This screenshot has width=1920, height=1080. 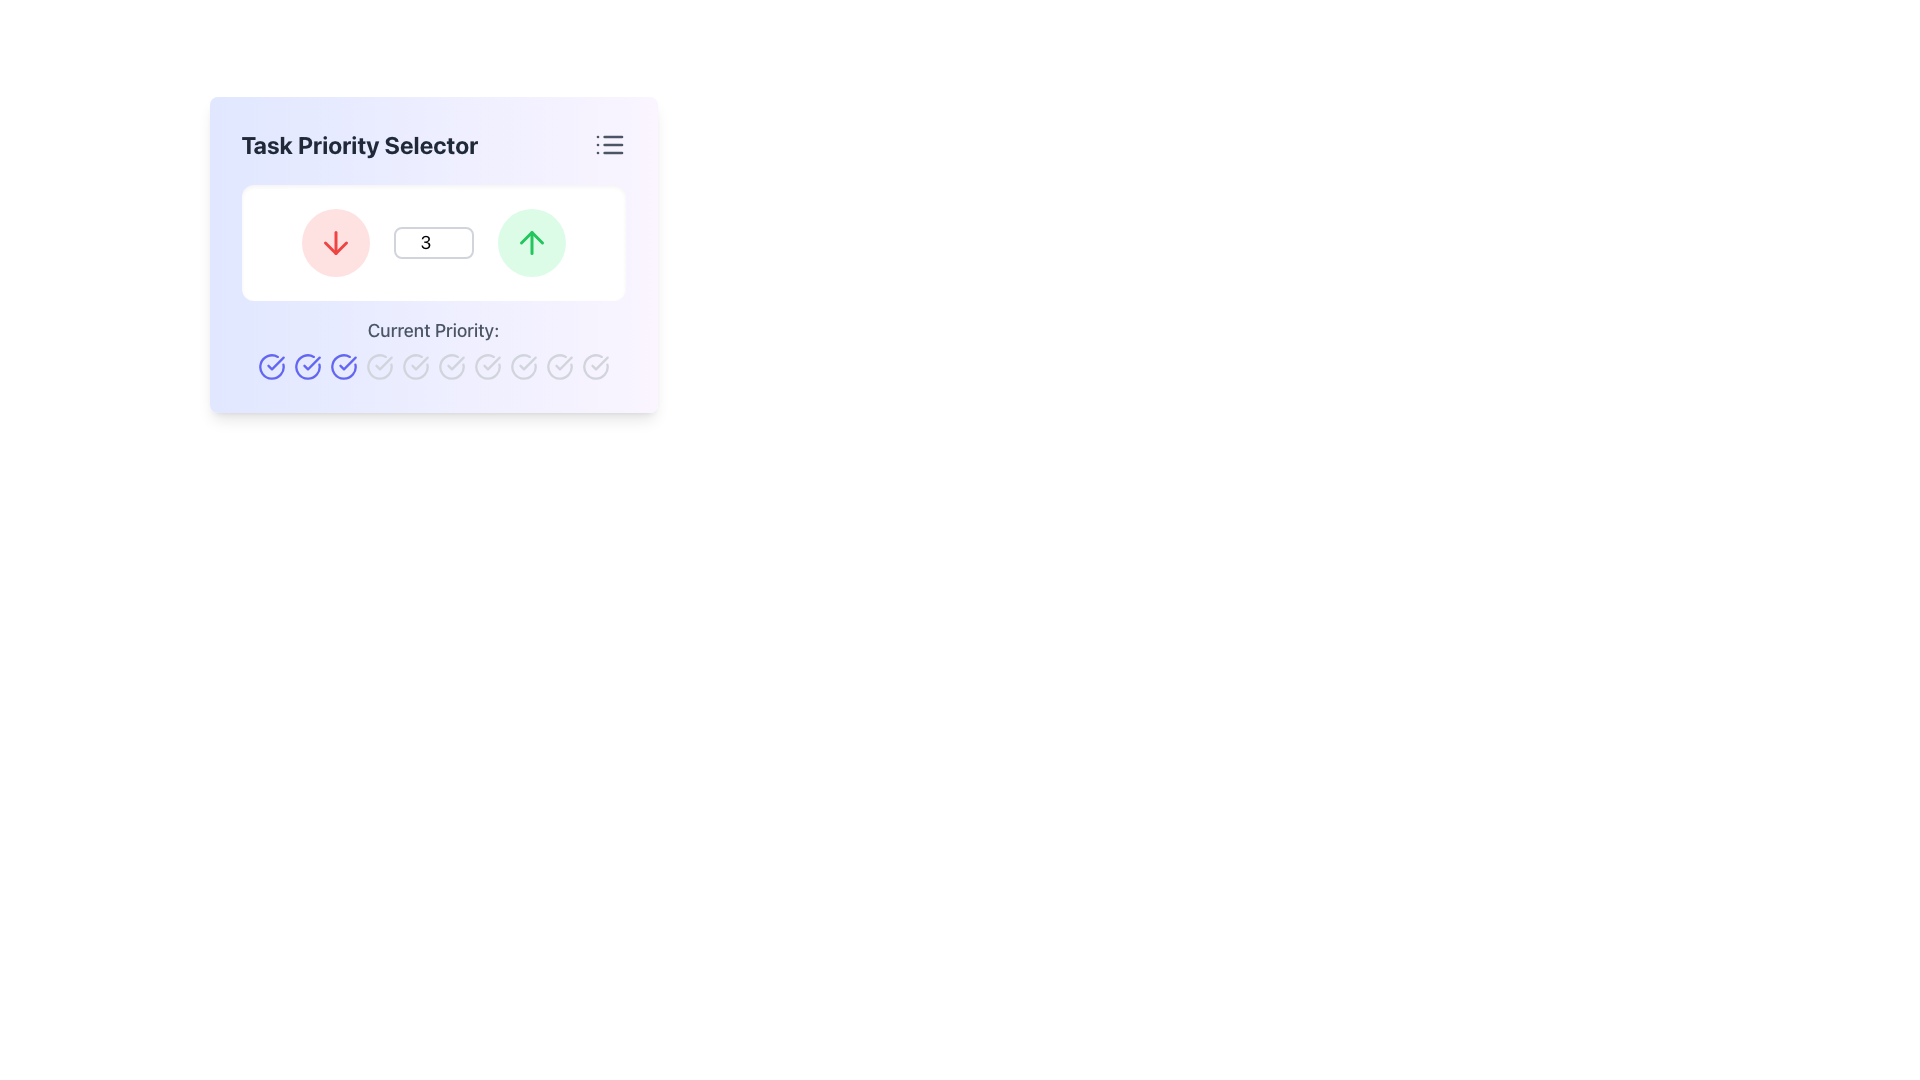 What do you see at coordinates (531, 242) in the screenshot?
I see `the button located to the right of the number input field in the 'Task Priority Selector' interface to increase the priority value` at bounding box center [531, 242].